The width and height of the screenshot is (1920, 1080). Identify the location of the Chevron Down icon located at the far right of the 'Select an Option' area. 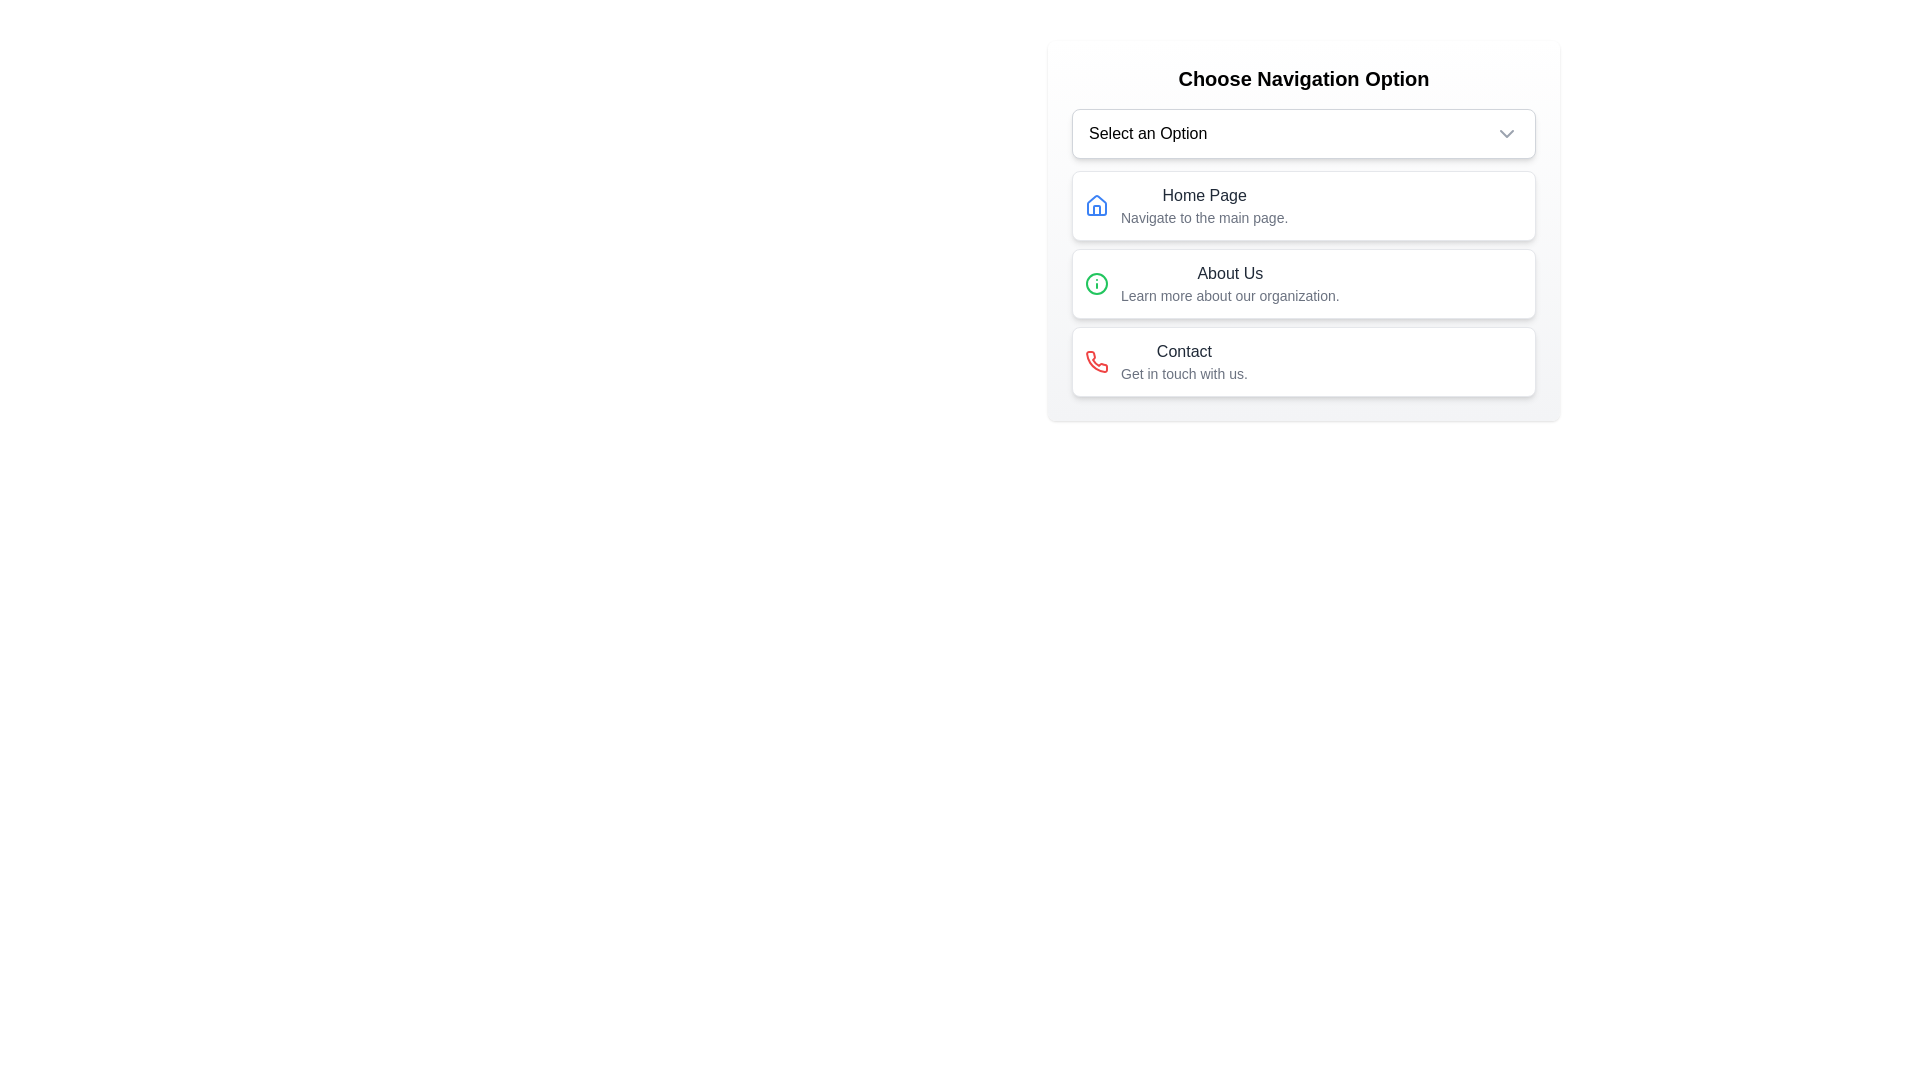
(1507, 134).